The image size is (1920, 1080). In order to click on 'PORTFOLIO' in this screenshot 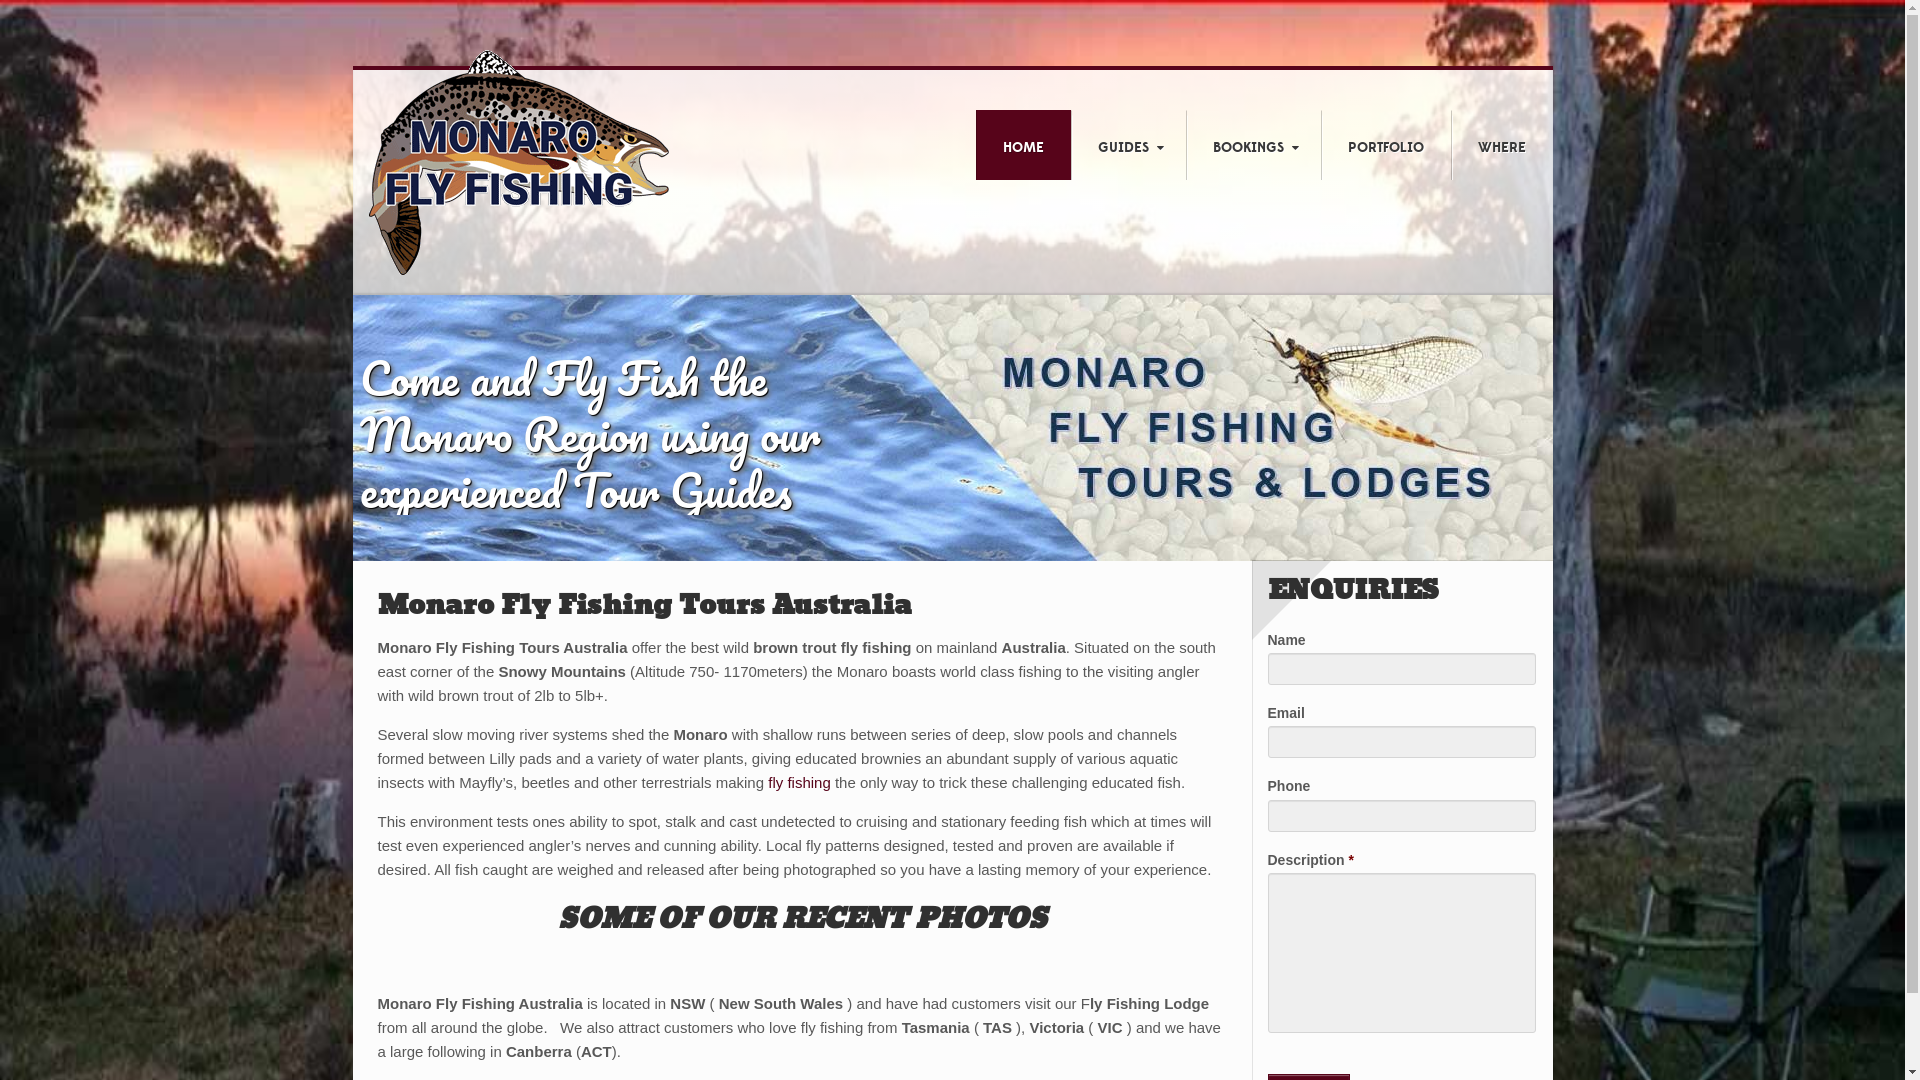, I will do `click(1385, 146)`.